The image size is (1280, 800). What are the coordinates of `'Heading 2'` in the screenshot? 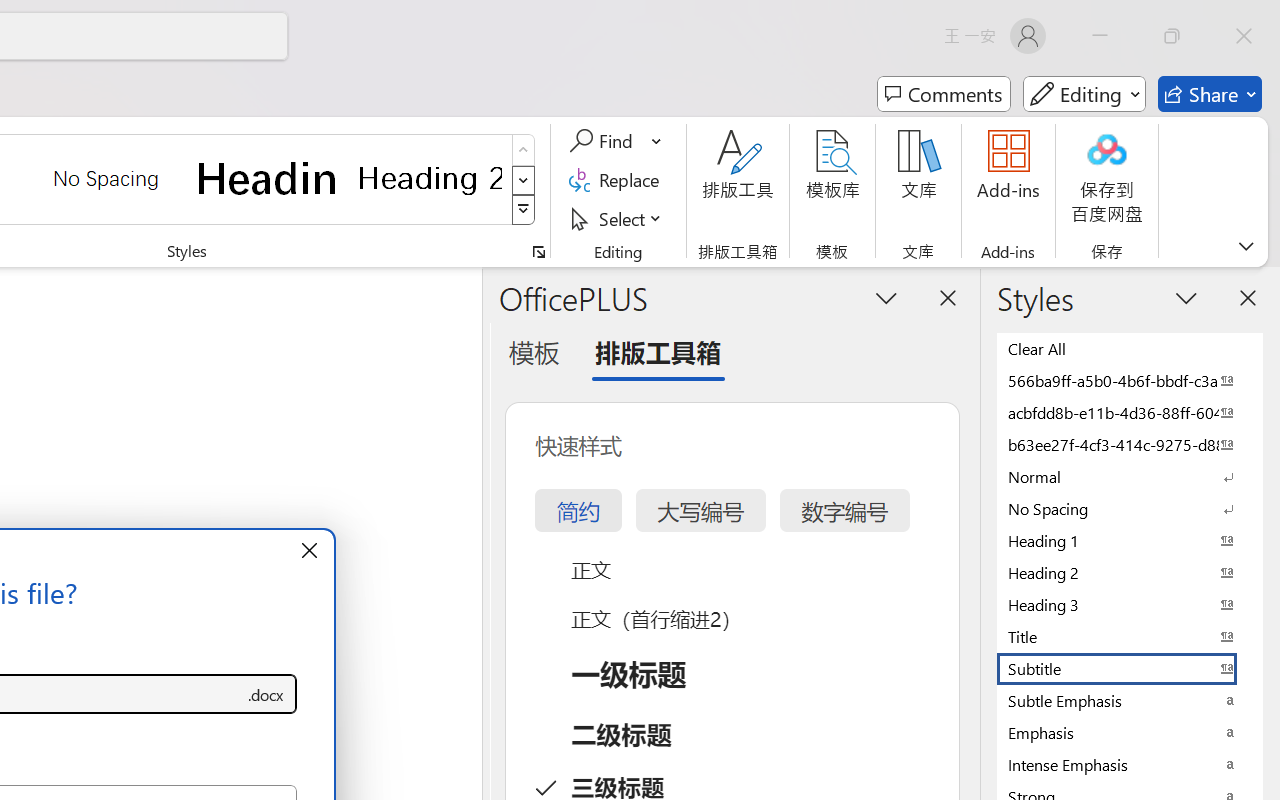 It's located at (429, 177).